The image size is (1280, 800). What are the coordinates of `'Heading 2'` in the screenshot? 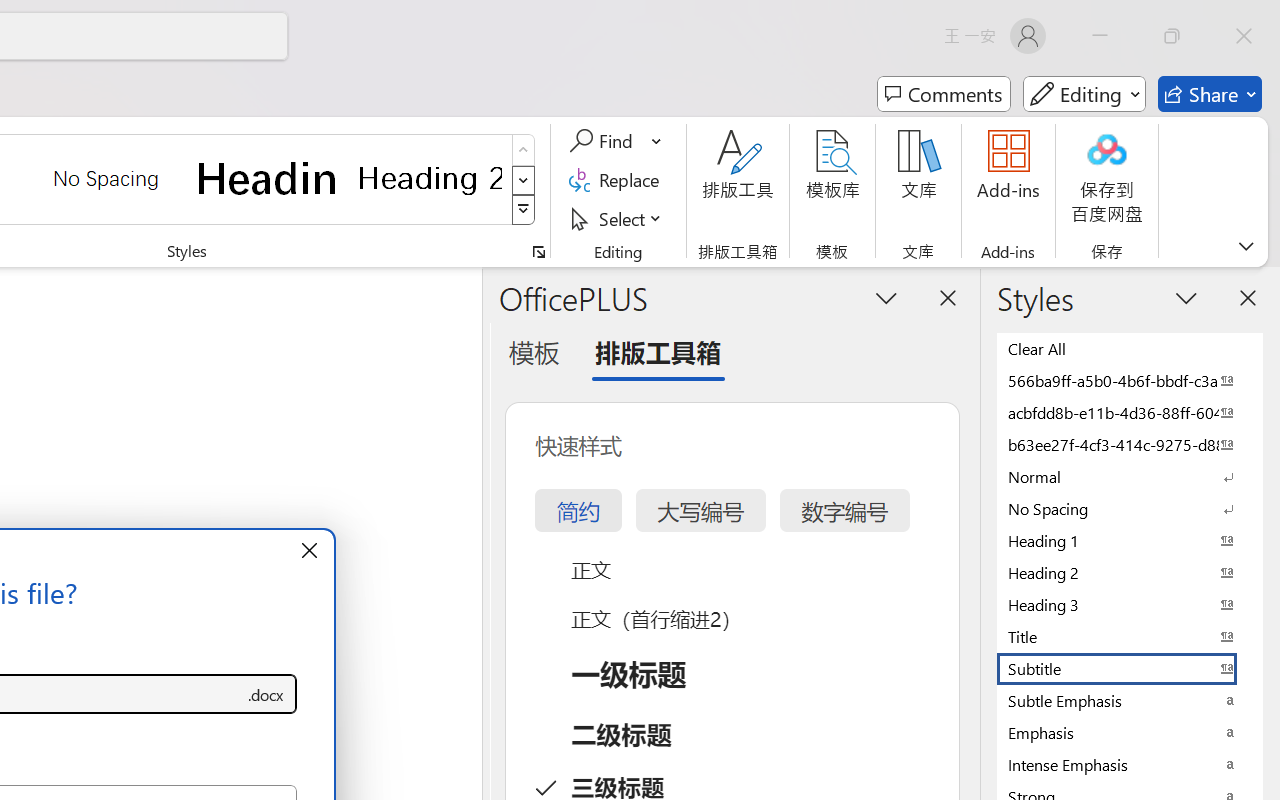 It's located at (429, 177).